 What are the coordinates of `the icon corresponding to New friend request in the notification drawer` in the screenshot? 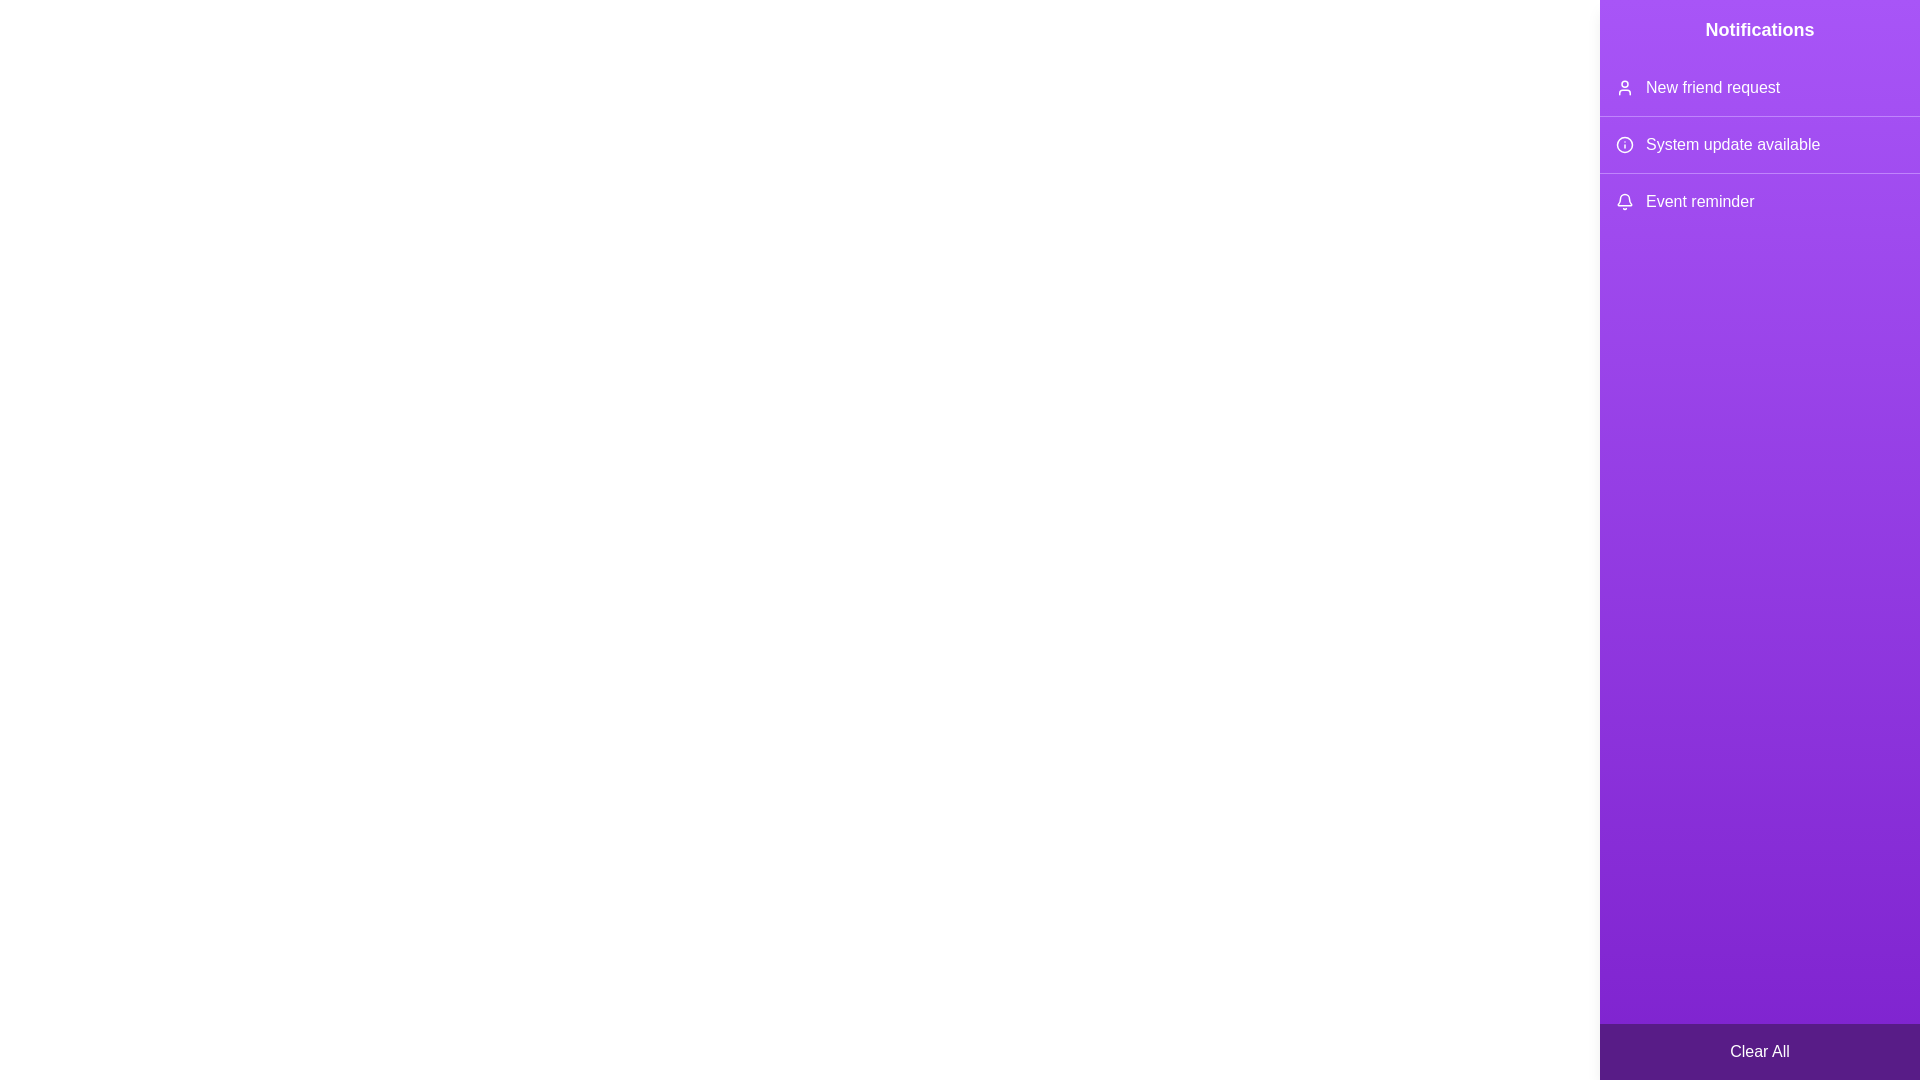 It's located at (1625, 87).